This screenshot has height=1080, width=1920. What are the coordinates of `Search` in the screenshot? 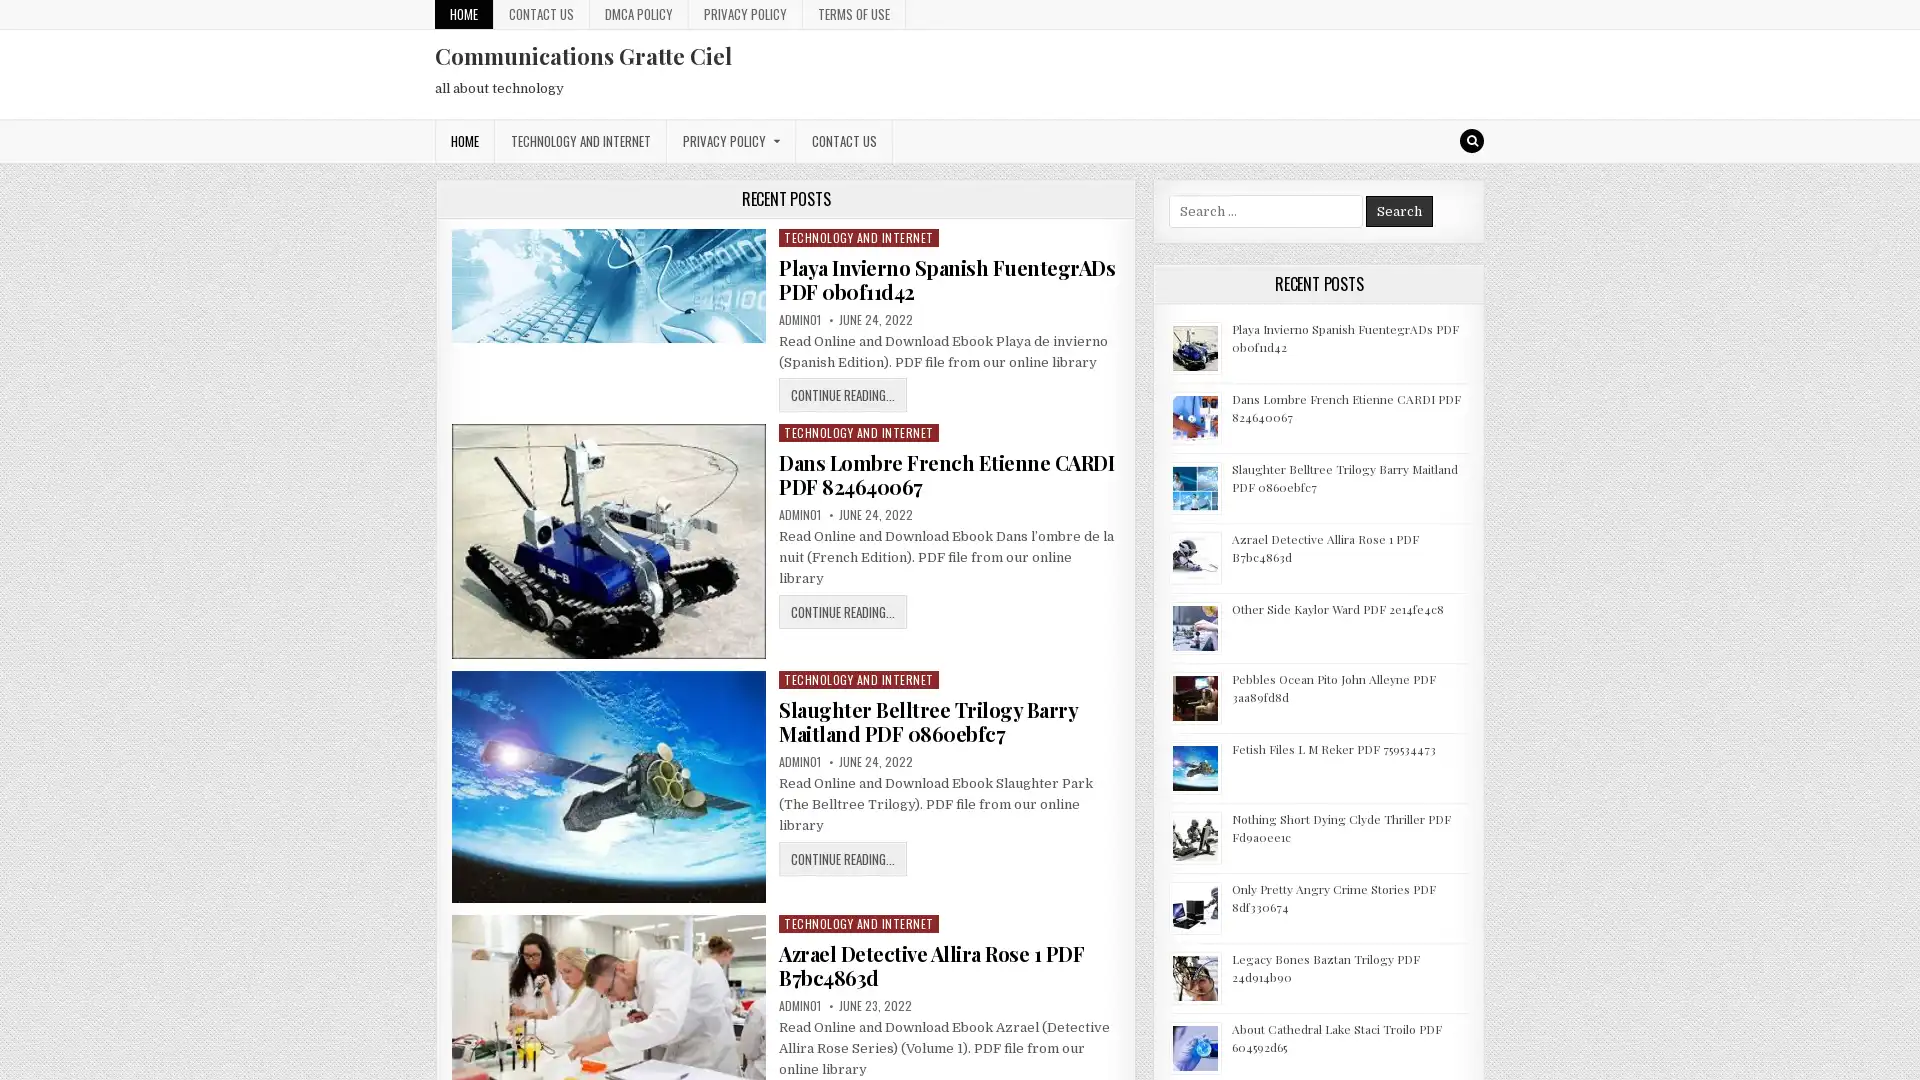 It's located at (1398, 211).